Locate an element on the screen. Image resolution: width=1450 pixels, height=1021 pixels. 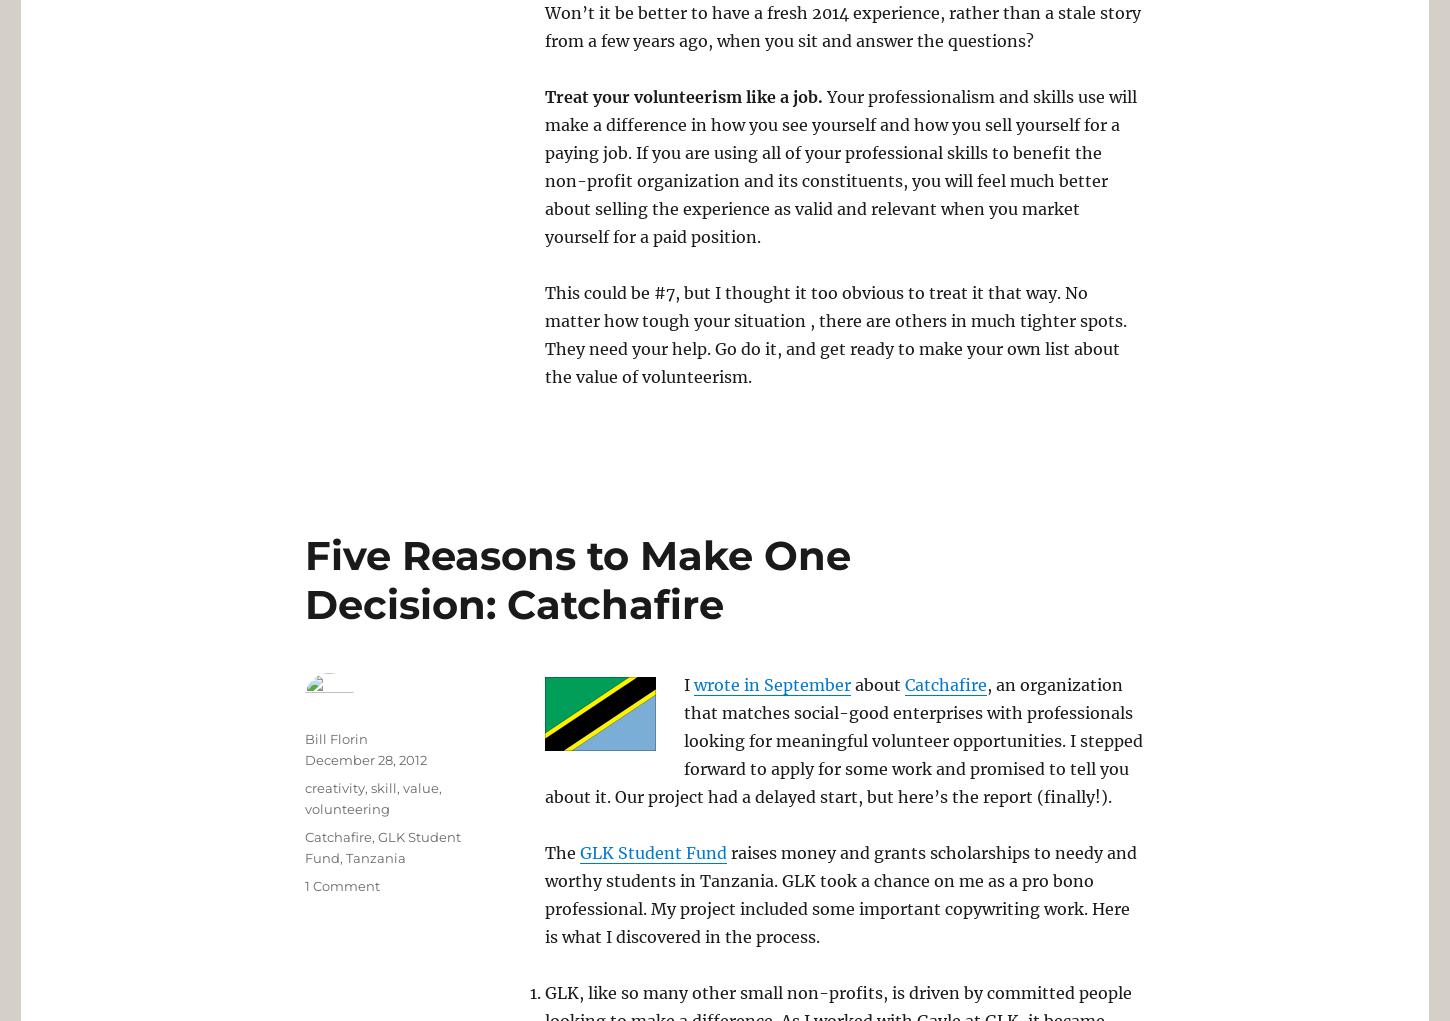
'Tanzania' is located at coordinates (374, 858).